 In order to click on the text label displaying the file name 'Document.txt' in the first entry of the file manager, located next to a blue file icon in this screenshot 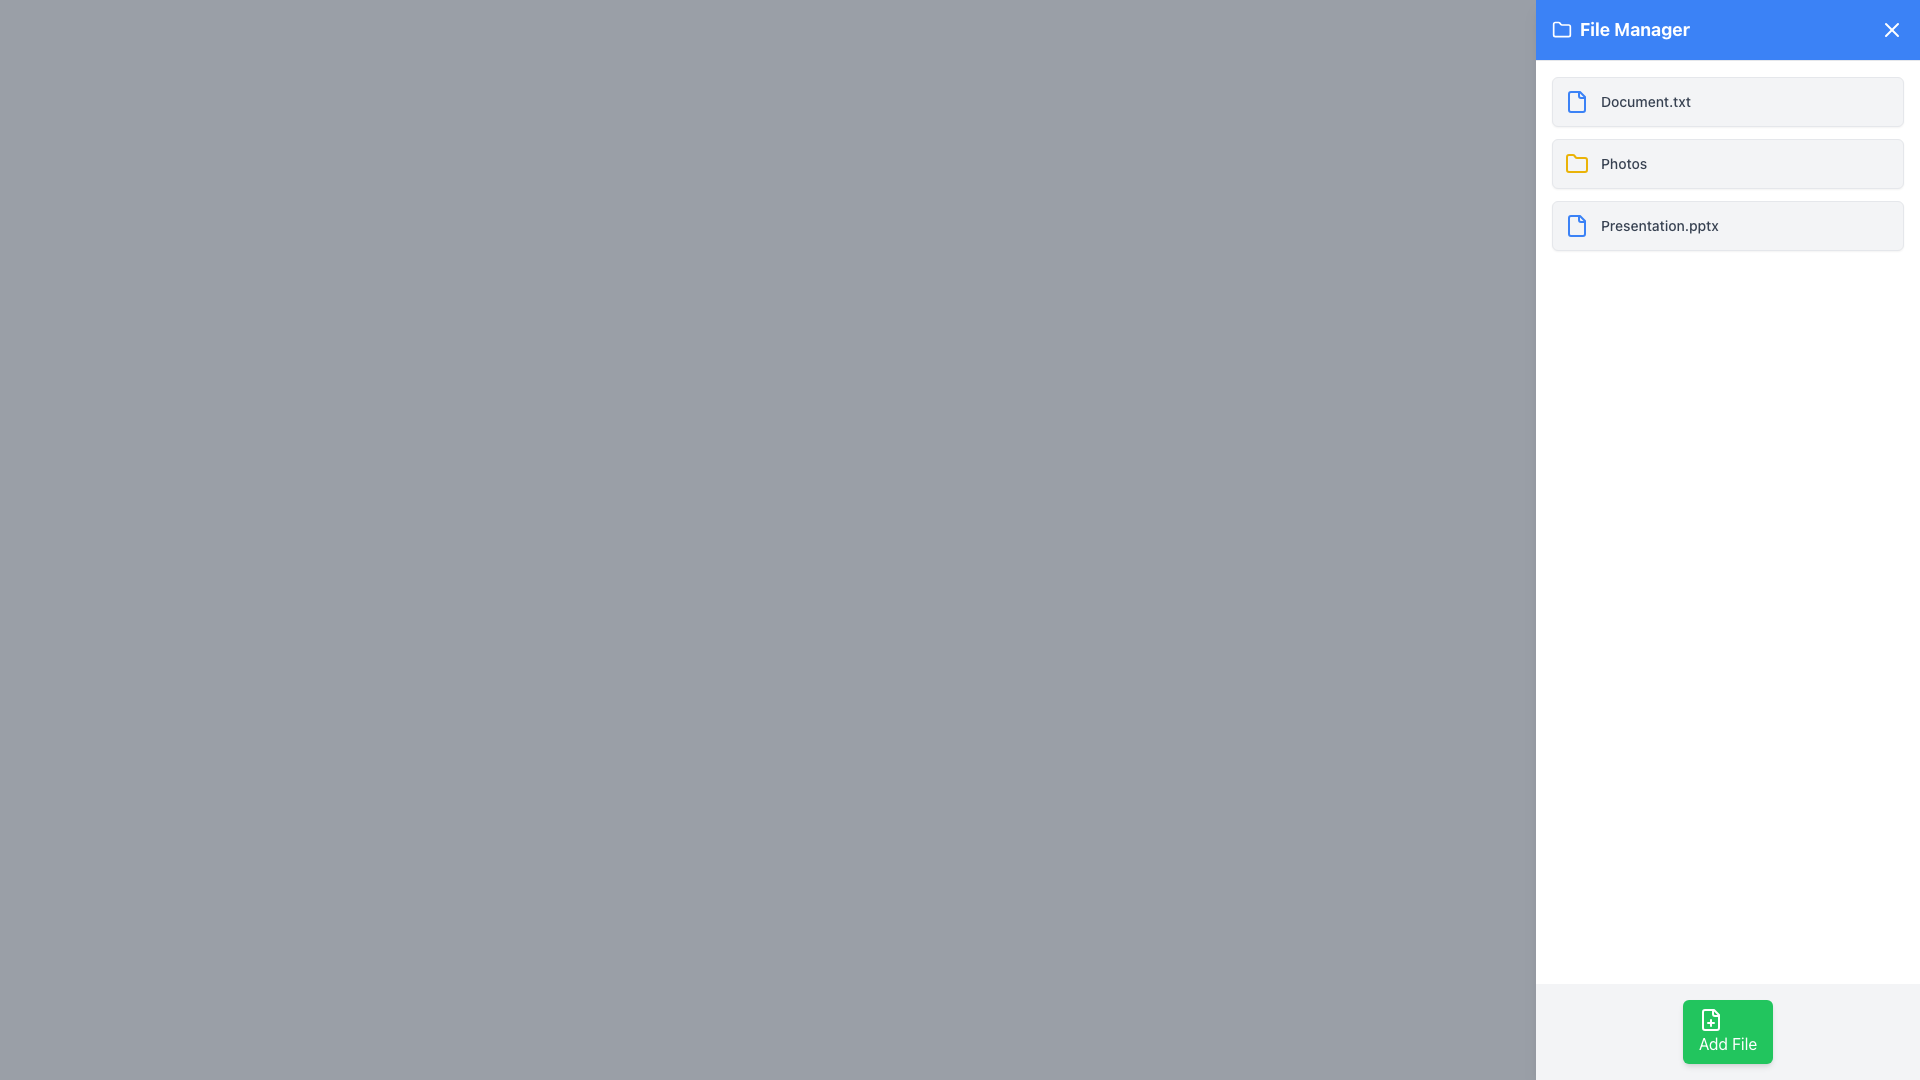, I will do `click(1627, 101)`.